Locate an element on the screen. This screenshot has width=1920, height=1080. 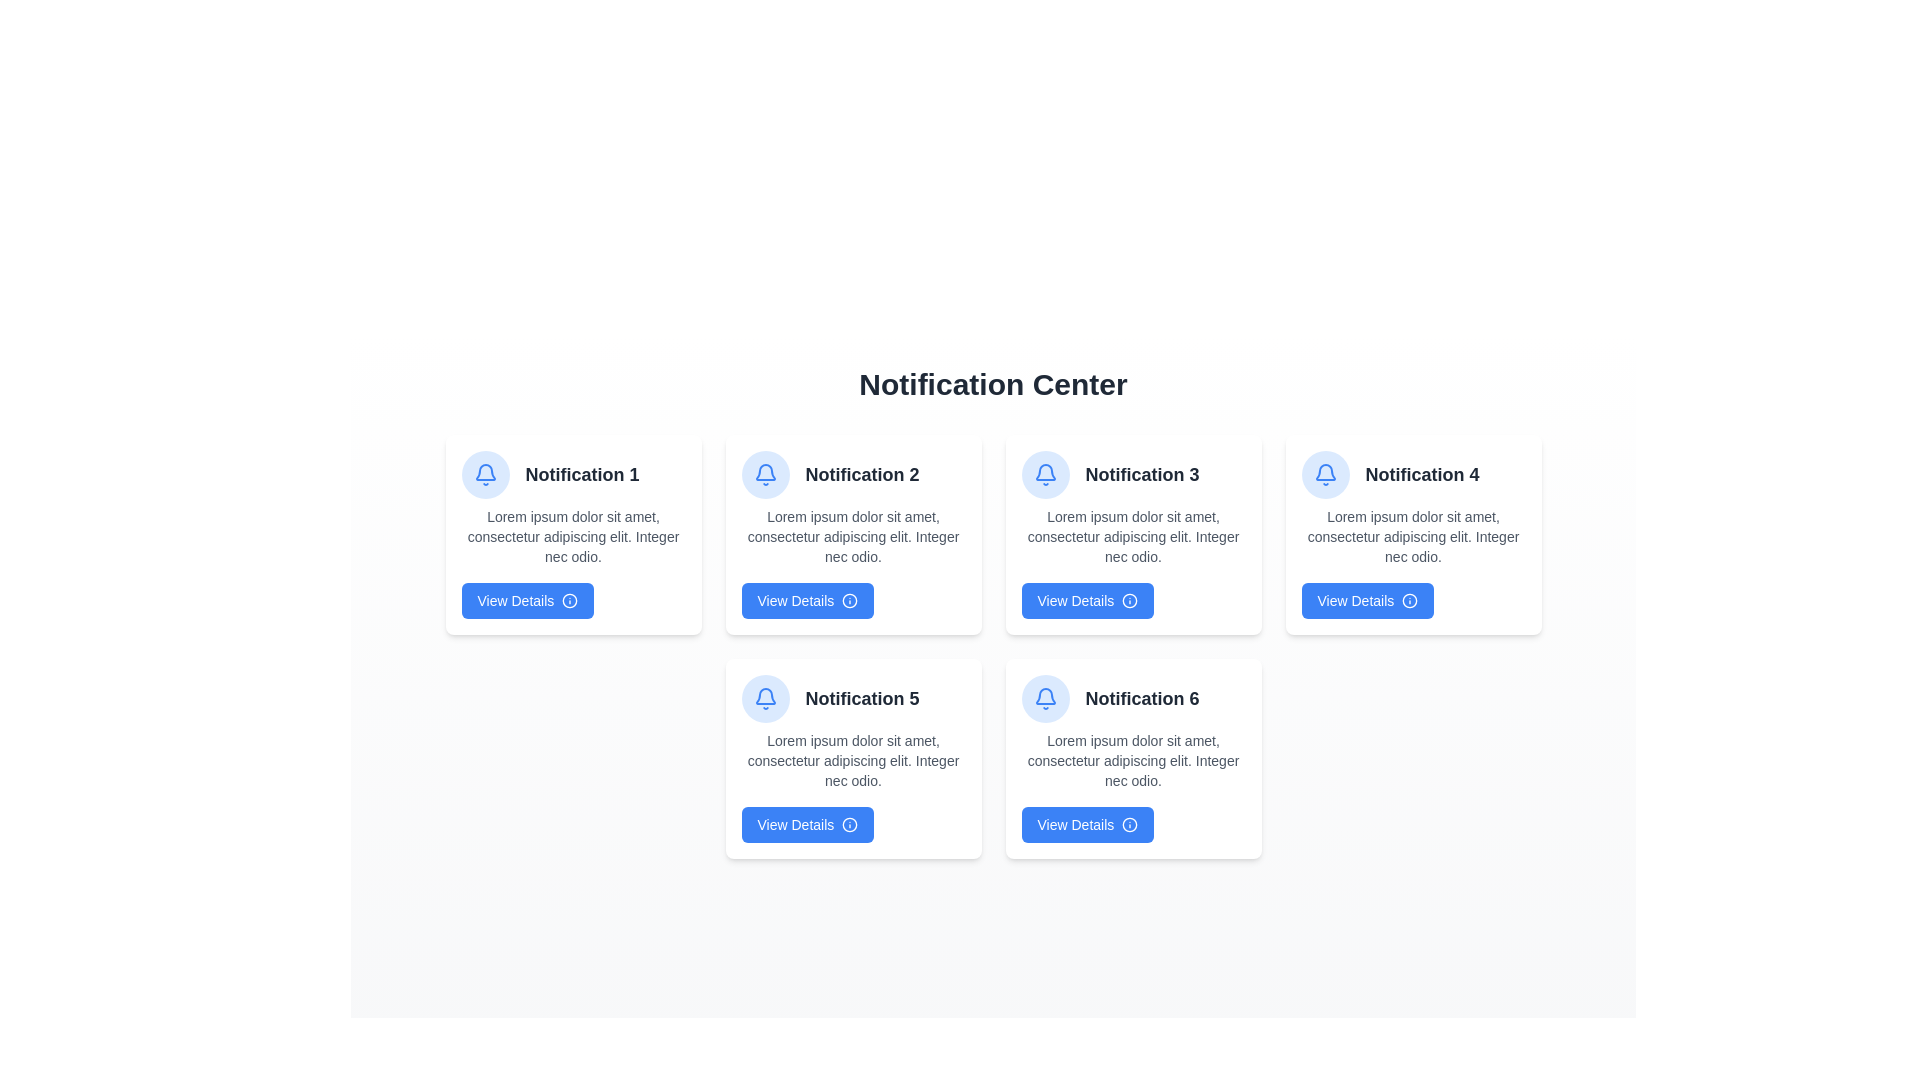
the Text Label that serves as the title for the second notification box in the grid, positioned between 'Notification 1' and 'Notification 3' is located at coordinates (853, 474).